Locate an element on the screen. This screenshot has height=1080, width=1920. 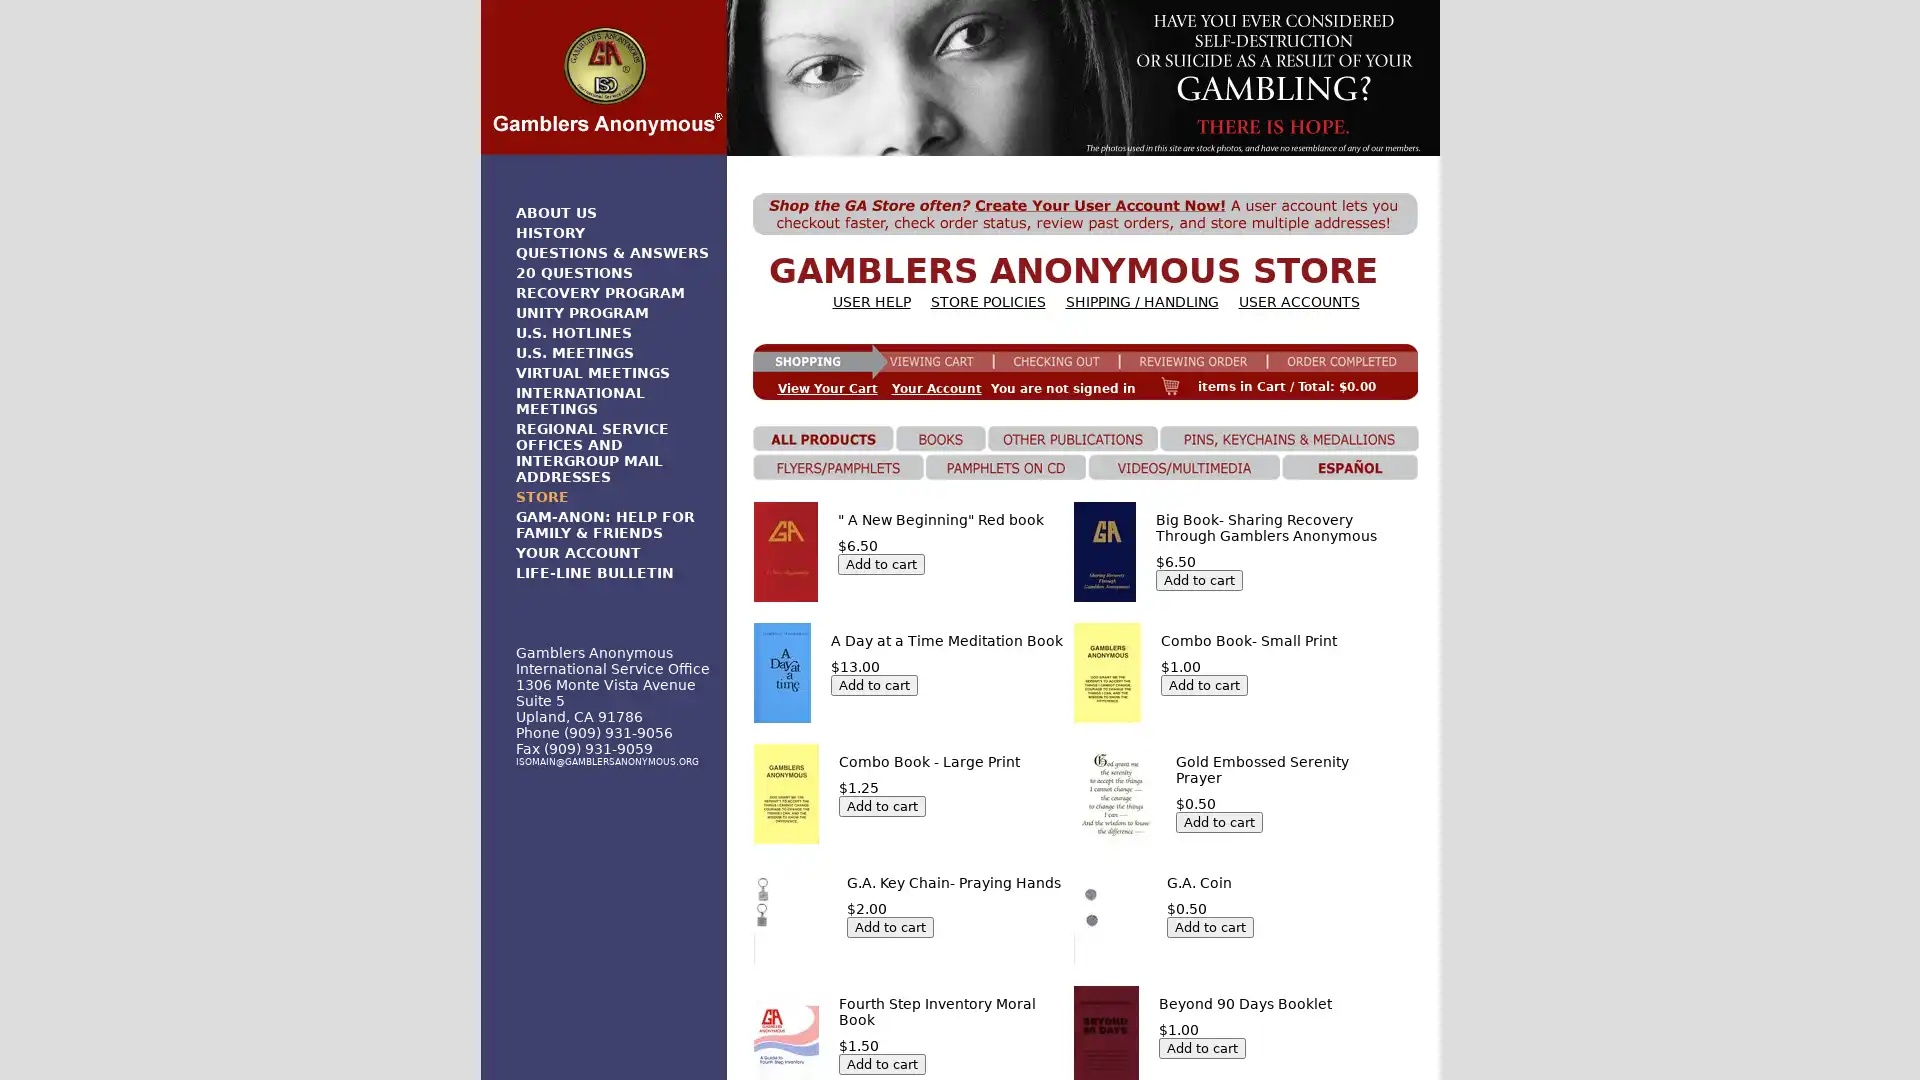
Add to cart is located at coordinates (880, 563).